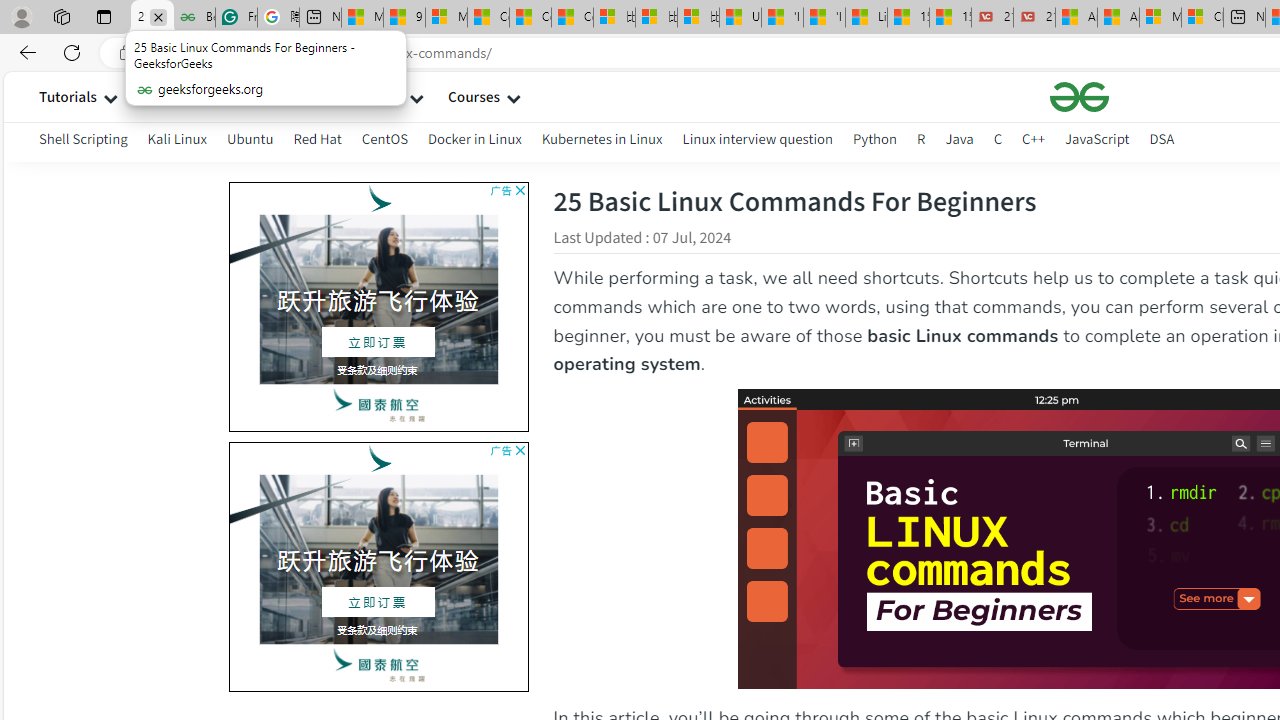 The image size is (1280, 720). Describe the element at coordinates (997, 138) in the screenshot. I see `'C'` at that location.